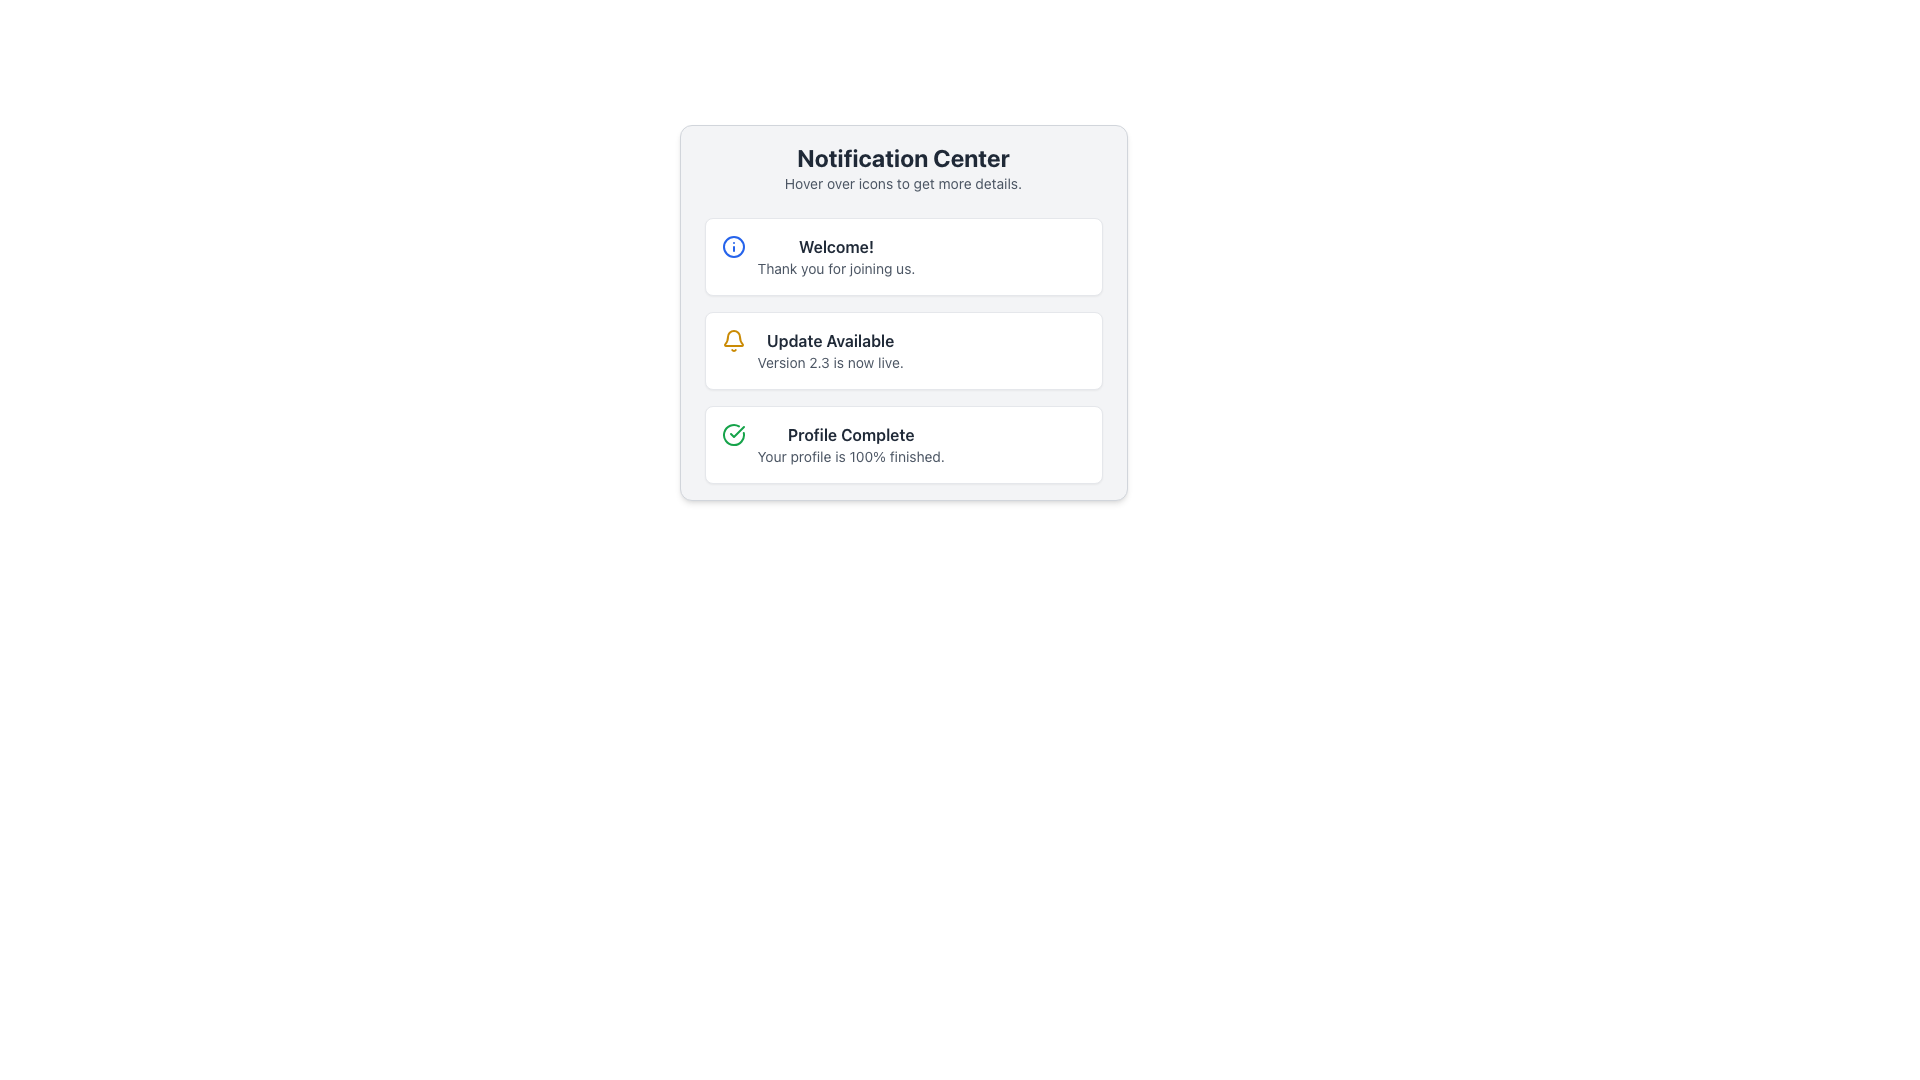 Image resolution: width=1920 pixels, height=1080 pixels. Describe the element at coordinates (830, 350) in the screenshot. I see `the notification text block that informs the user about a new update availability, positioned as the second item in the vertical list of notifications on the panel` at that location.